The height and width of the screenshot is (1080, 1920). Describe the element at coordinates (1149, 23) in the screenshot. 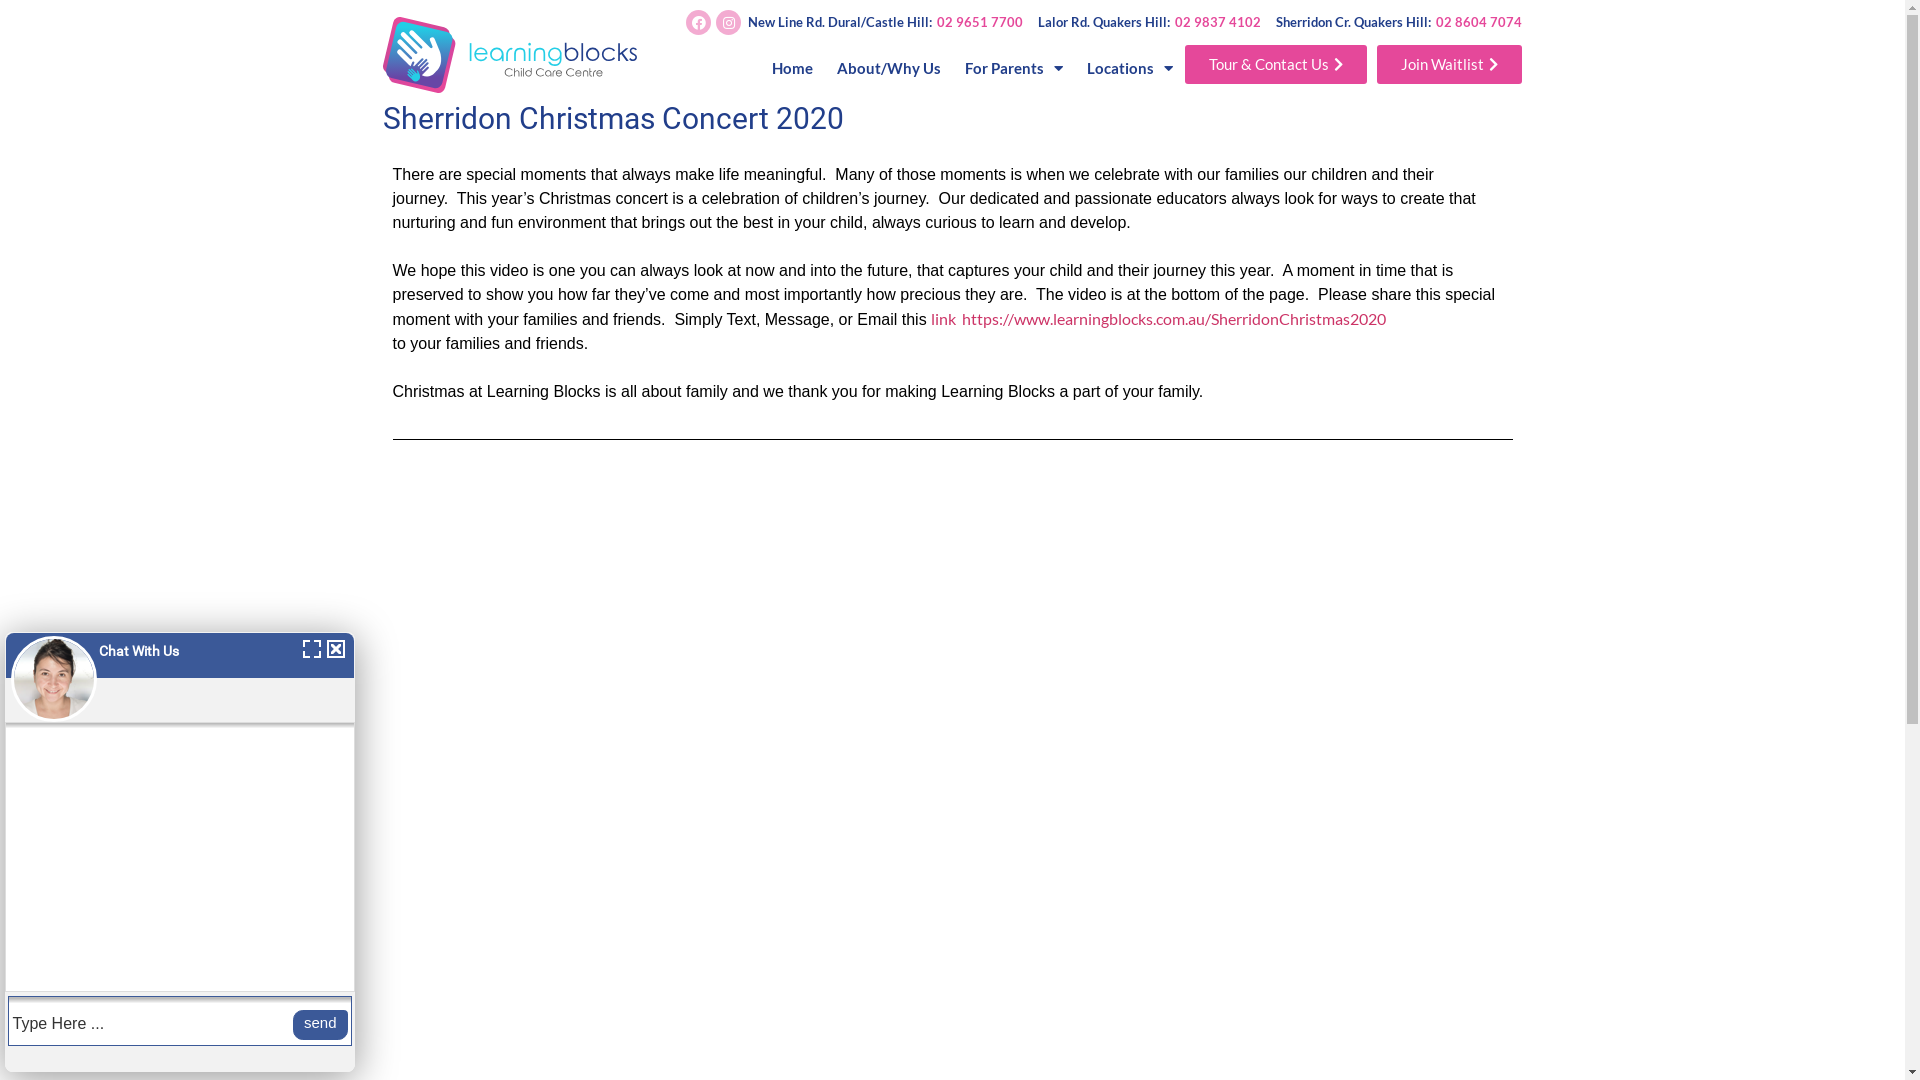

I see `'Lalor Rd. Quakers Hill:` at that location.